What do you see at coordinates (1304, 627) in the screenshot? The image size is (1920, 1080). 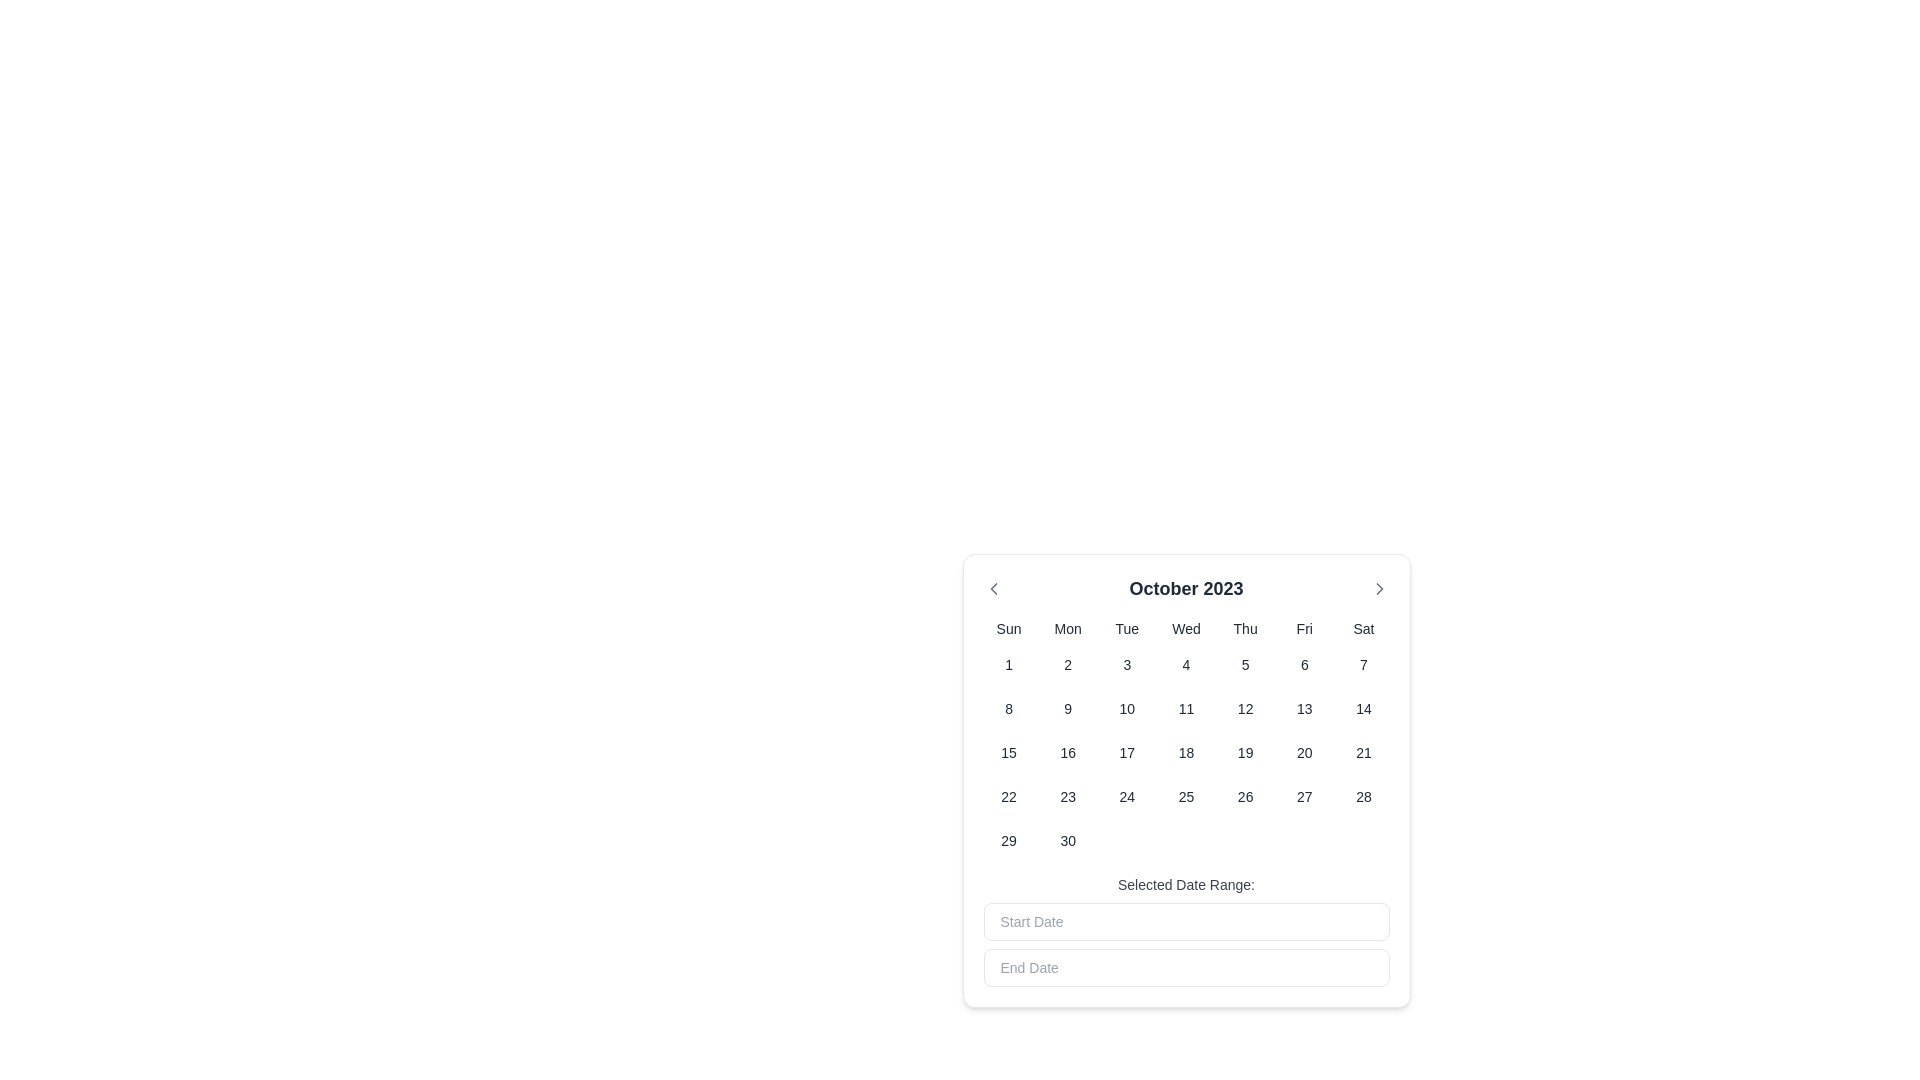 I see `the 'Friday' weekday label in the calendar view, which is the sixth element in the row of weekday labels` at bounding box center [1304, 627].